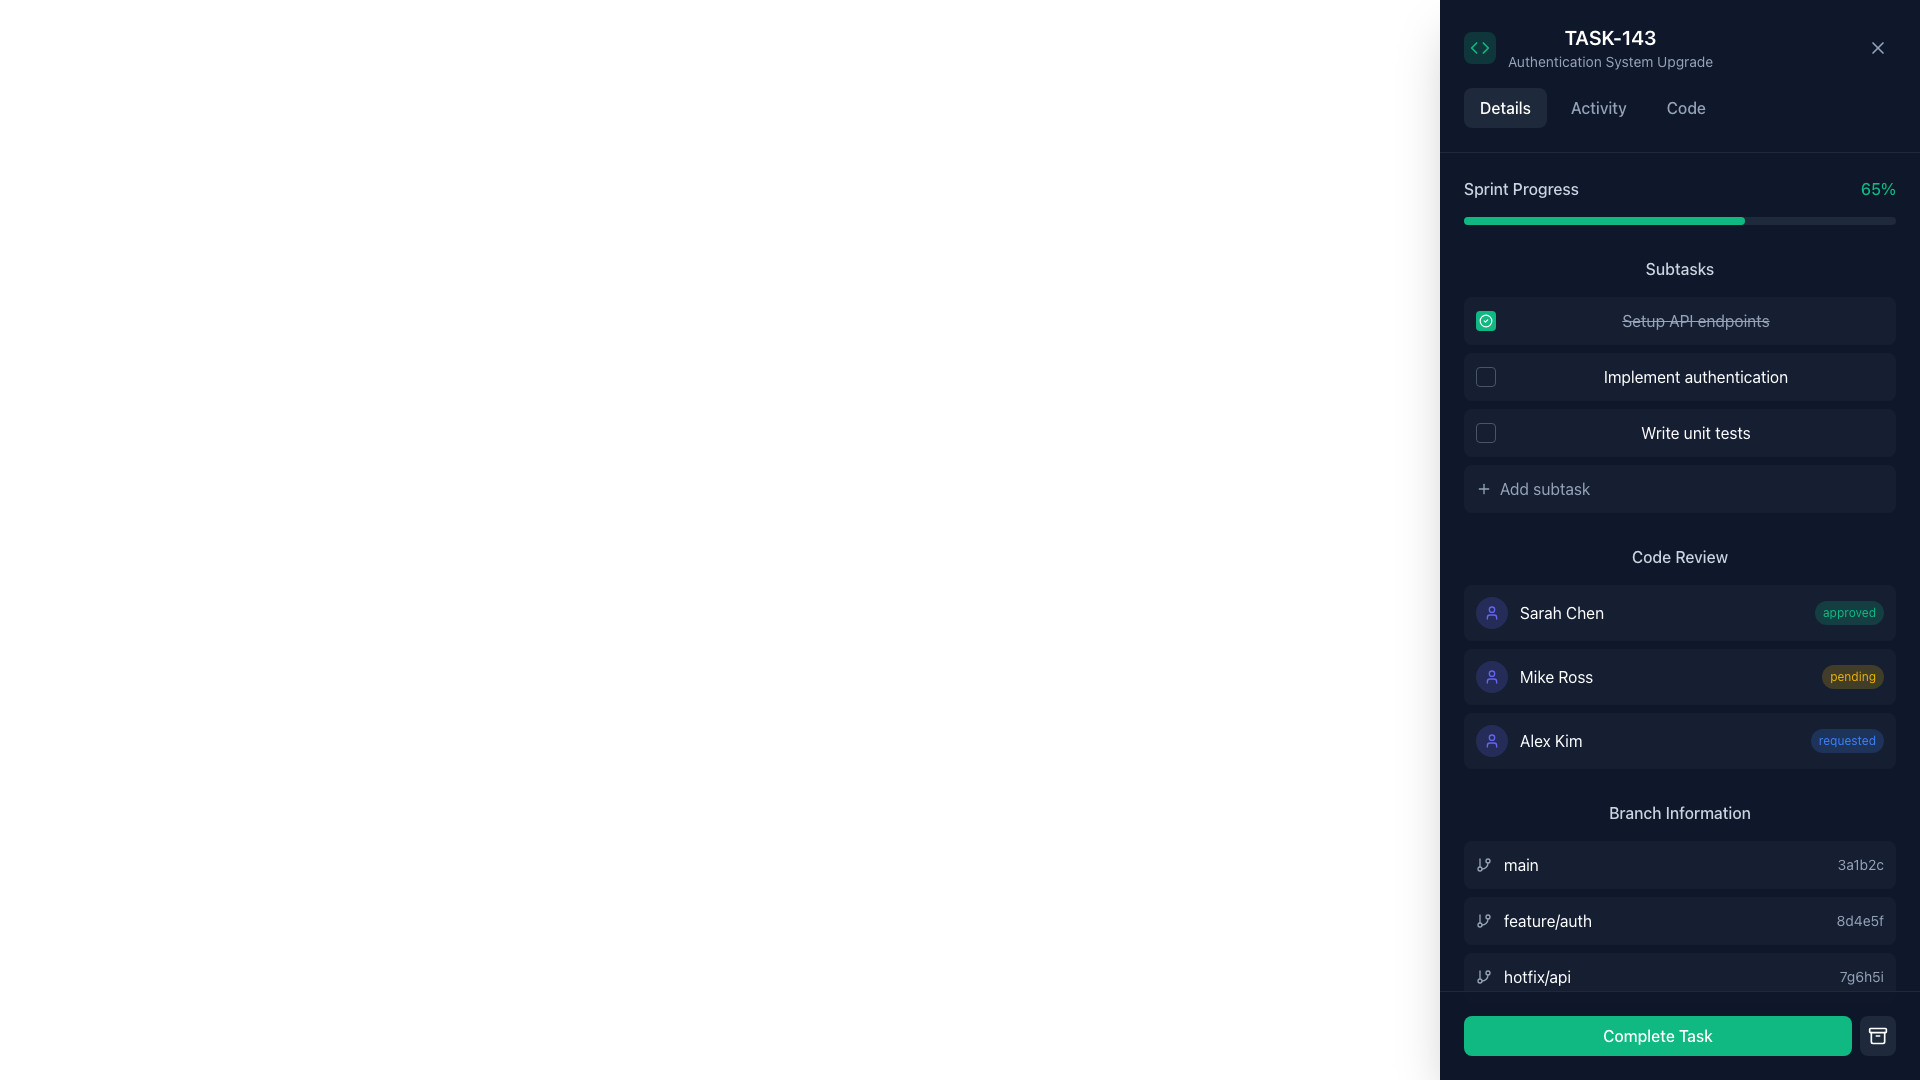 This screenshot has width=1920, height=1080. Describe the element at coordinates (1694, 431) in the screenshot. I see `the text label reading 'Write unit tests'` at that location.